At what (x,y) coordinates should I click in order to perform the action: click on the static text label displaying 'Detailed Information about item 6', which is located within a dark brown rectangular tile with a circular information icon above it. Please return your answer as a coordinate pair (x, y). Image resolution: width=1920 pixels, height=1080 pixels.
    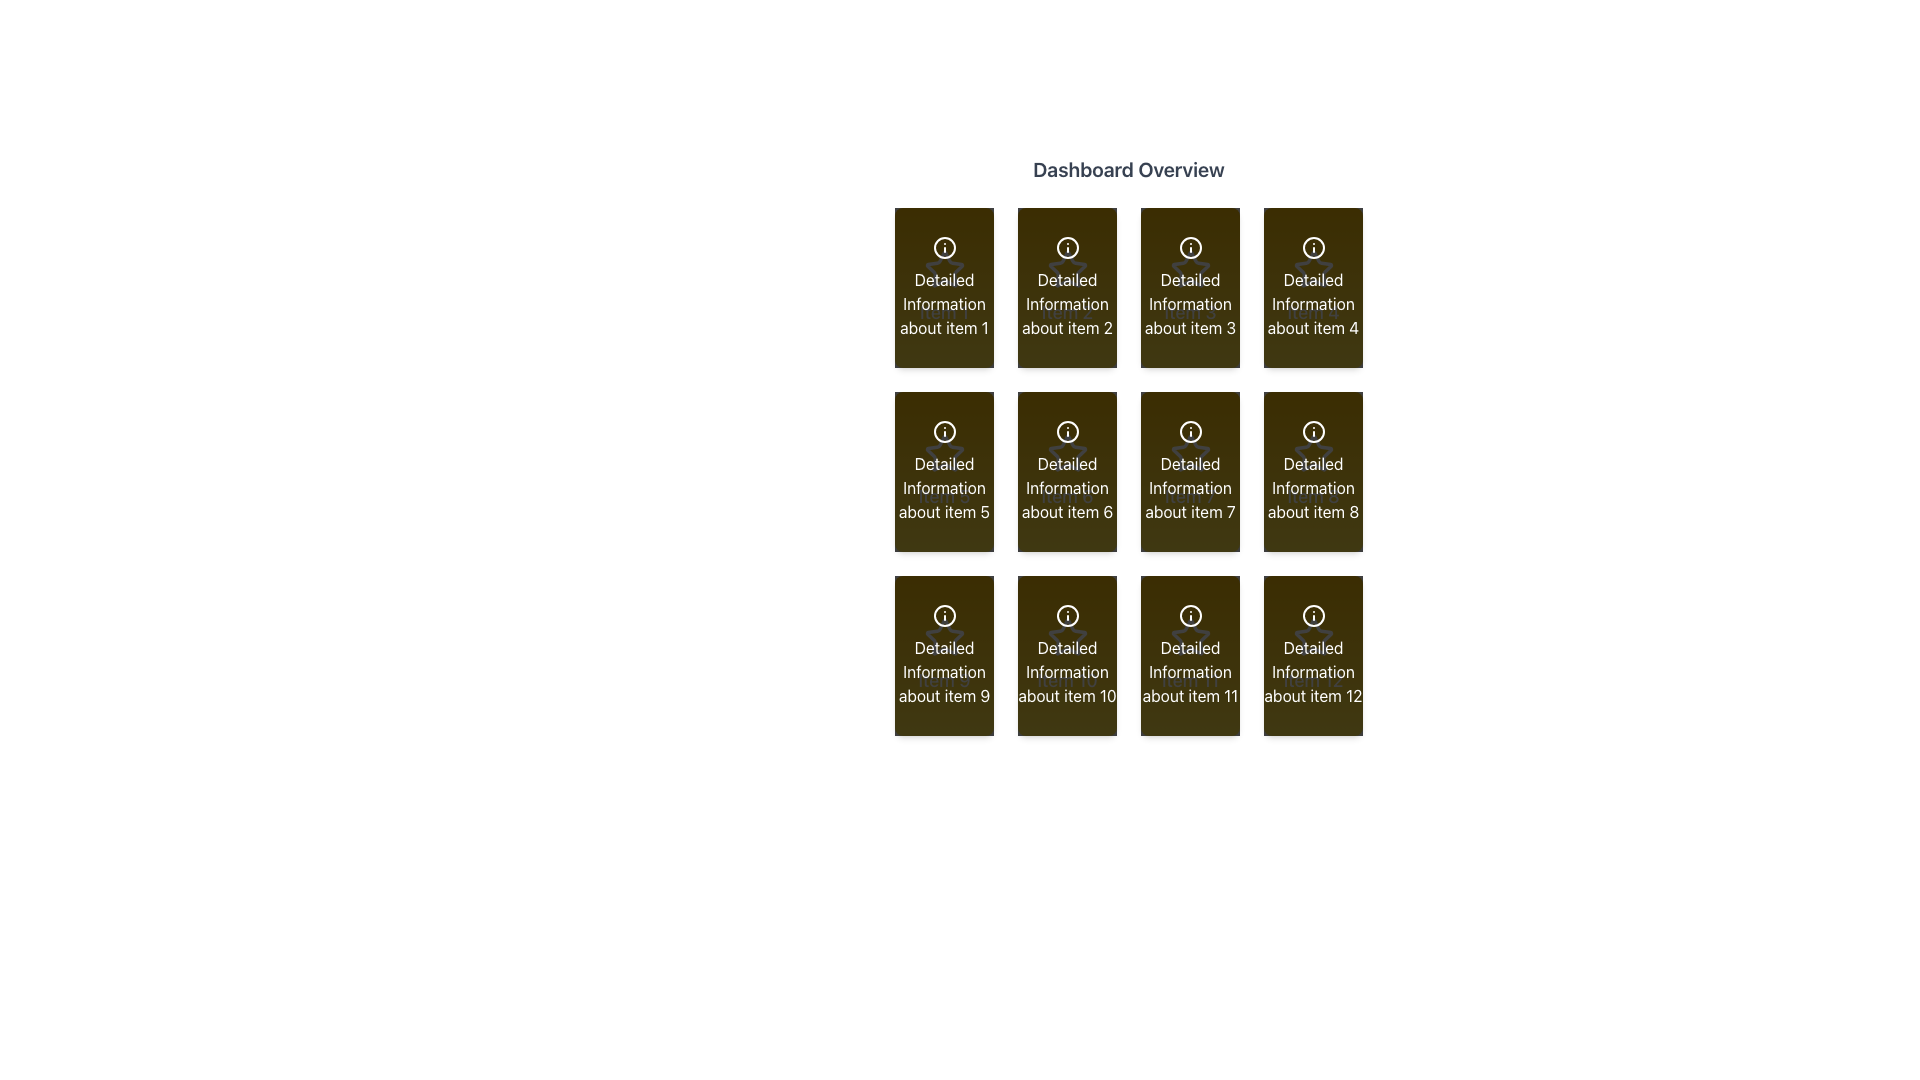
    Looking at the image, I should click on (1066, 488).